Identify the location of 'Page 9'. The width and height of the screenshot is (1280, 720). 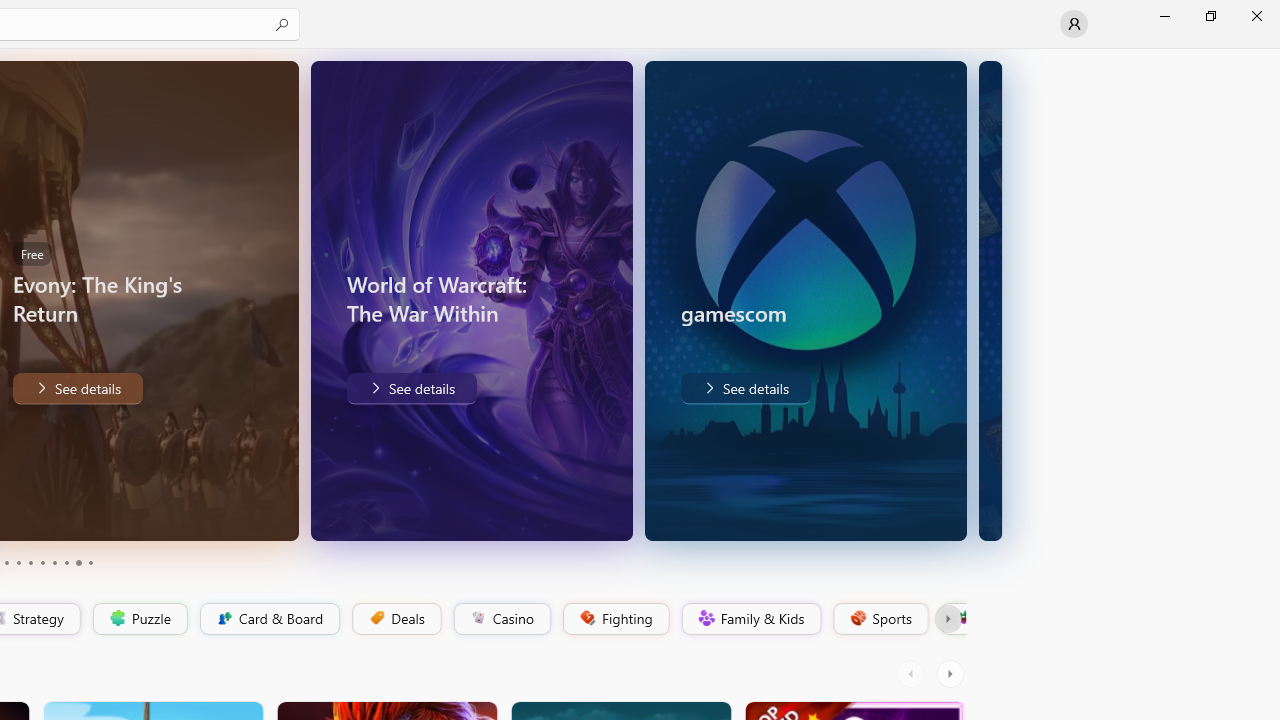
(78, 563).